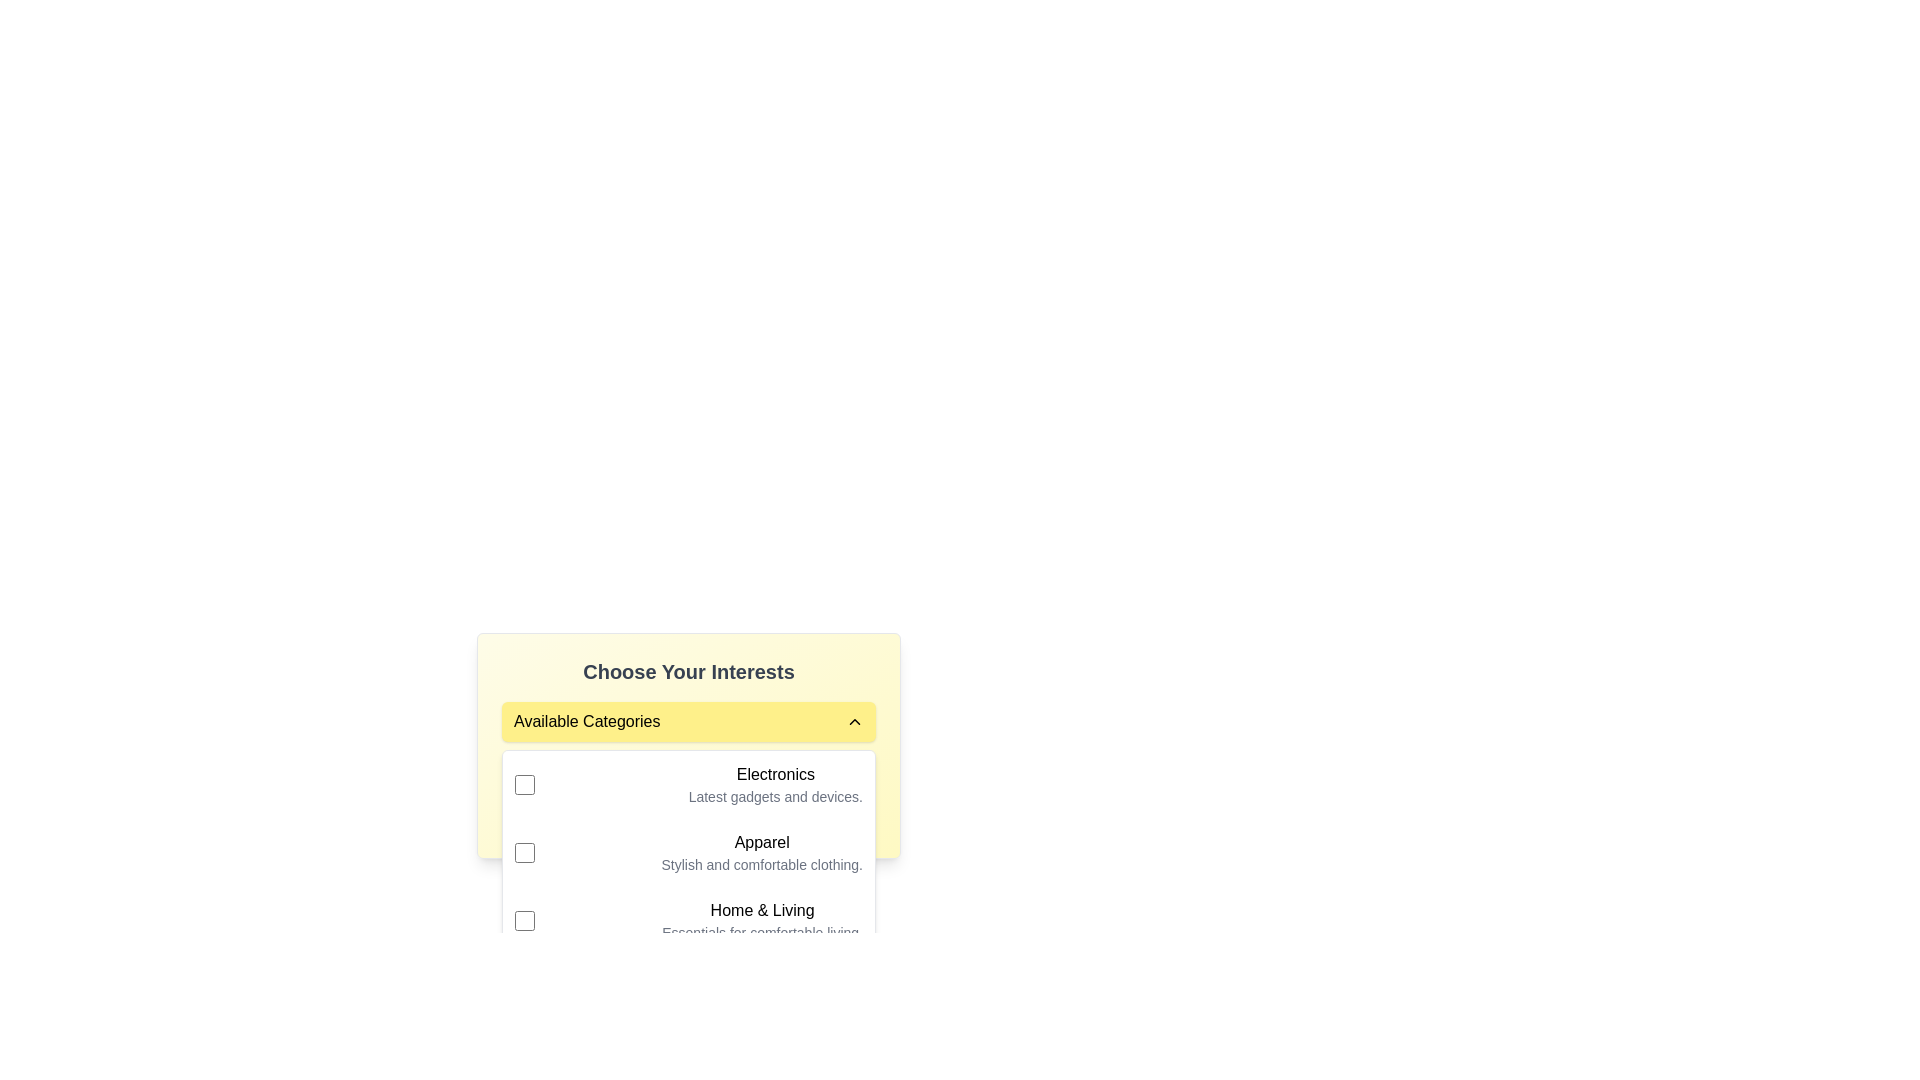 This screenshot has height=1080, width=1920. I want to click on the text label that reads 'Choose Your Interests', which is bold, large, and dark gray, positioned at the top of its section, so click(689, 671).